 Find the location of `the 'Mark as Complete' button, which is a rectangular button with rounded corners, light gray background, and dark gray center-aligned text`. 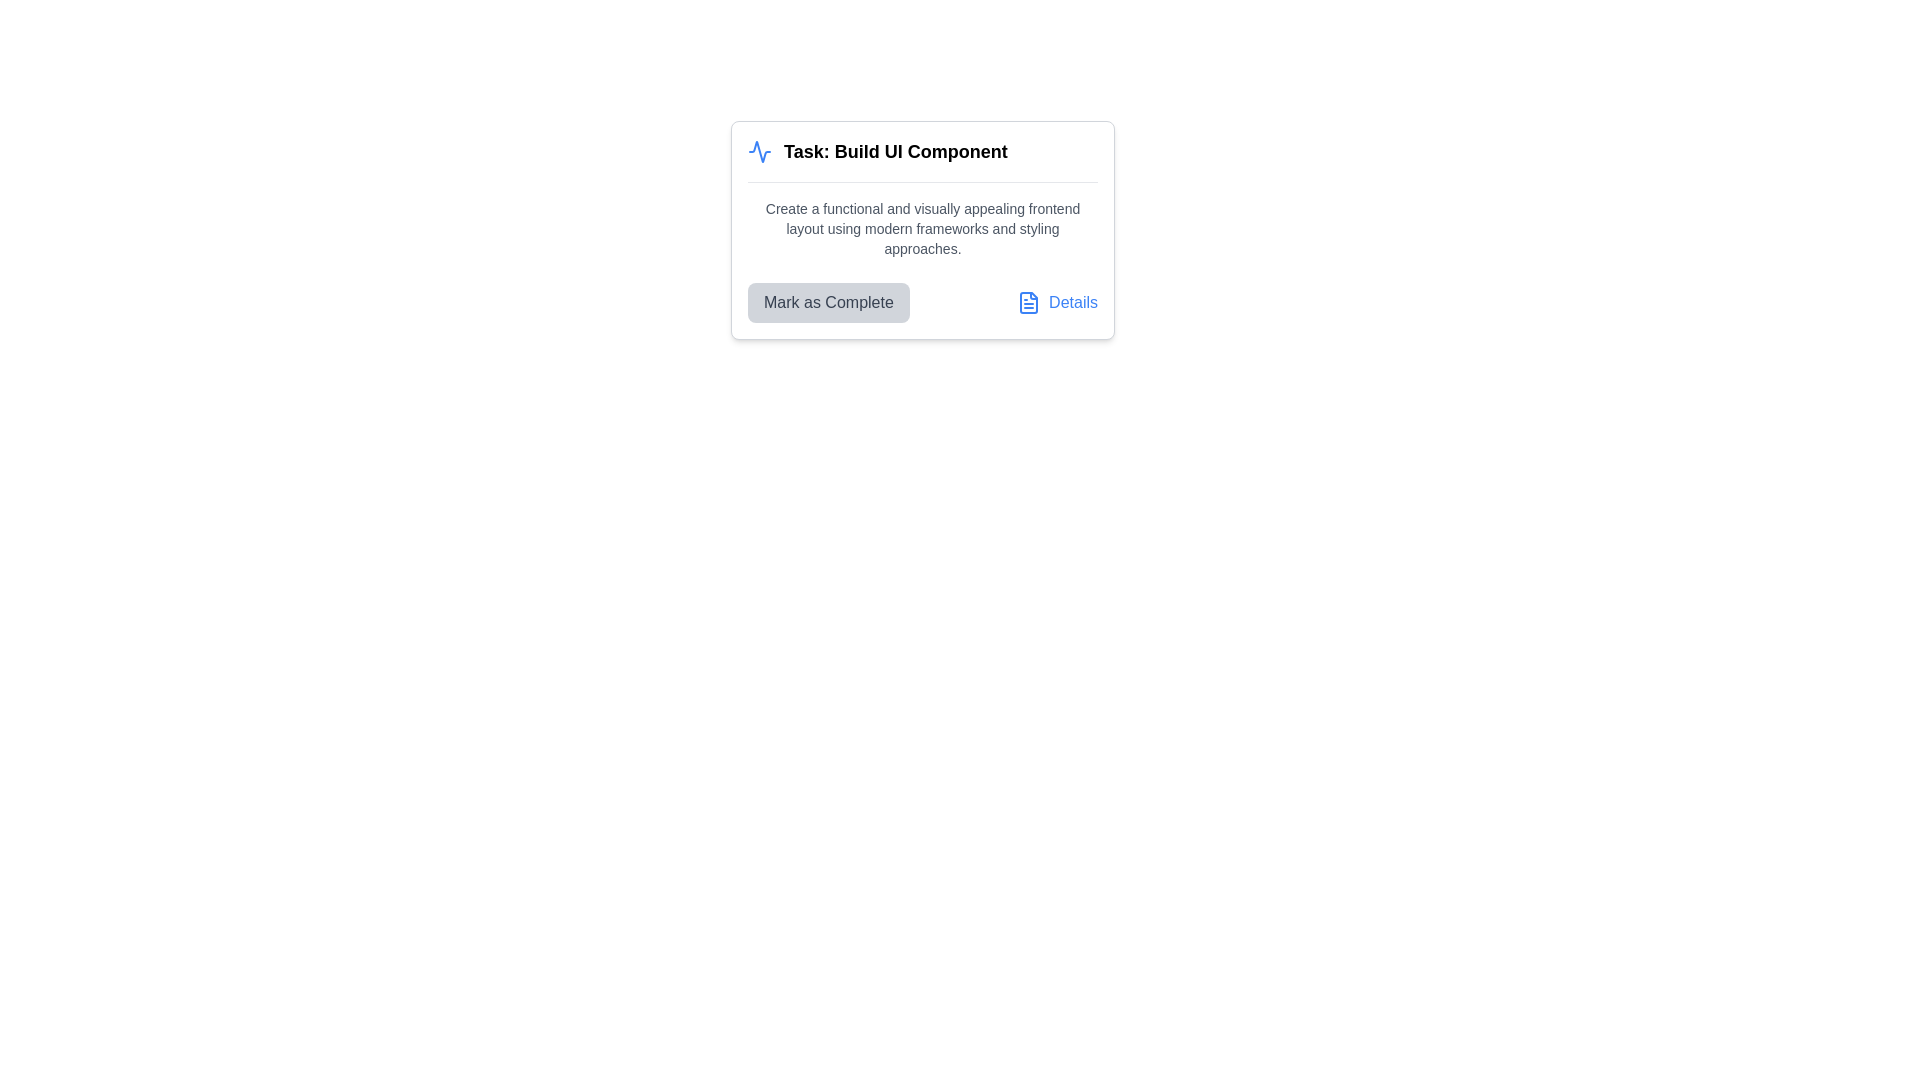

the 'Mark as Complete' button, which is a rectangular button with rounded corners, light gray background, and dark gray center-aligned text is located at coordinates (828, 303).